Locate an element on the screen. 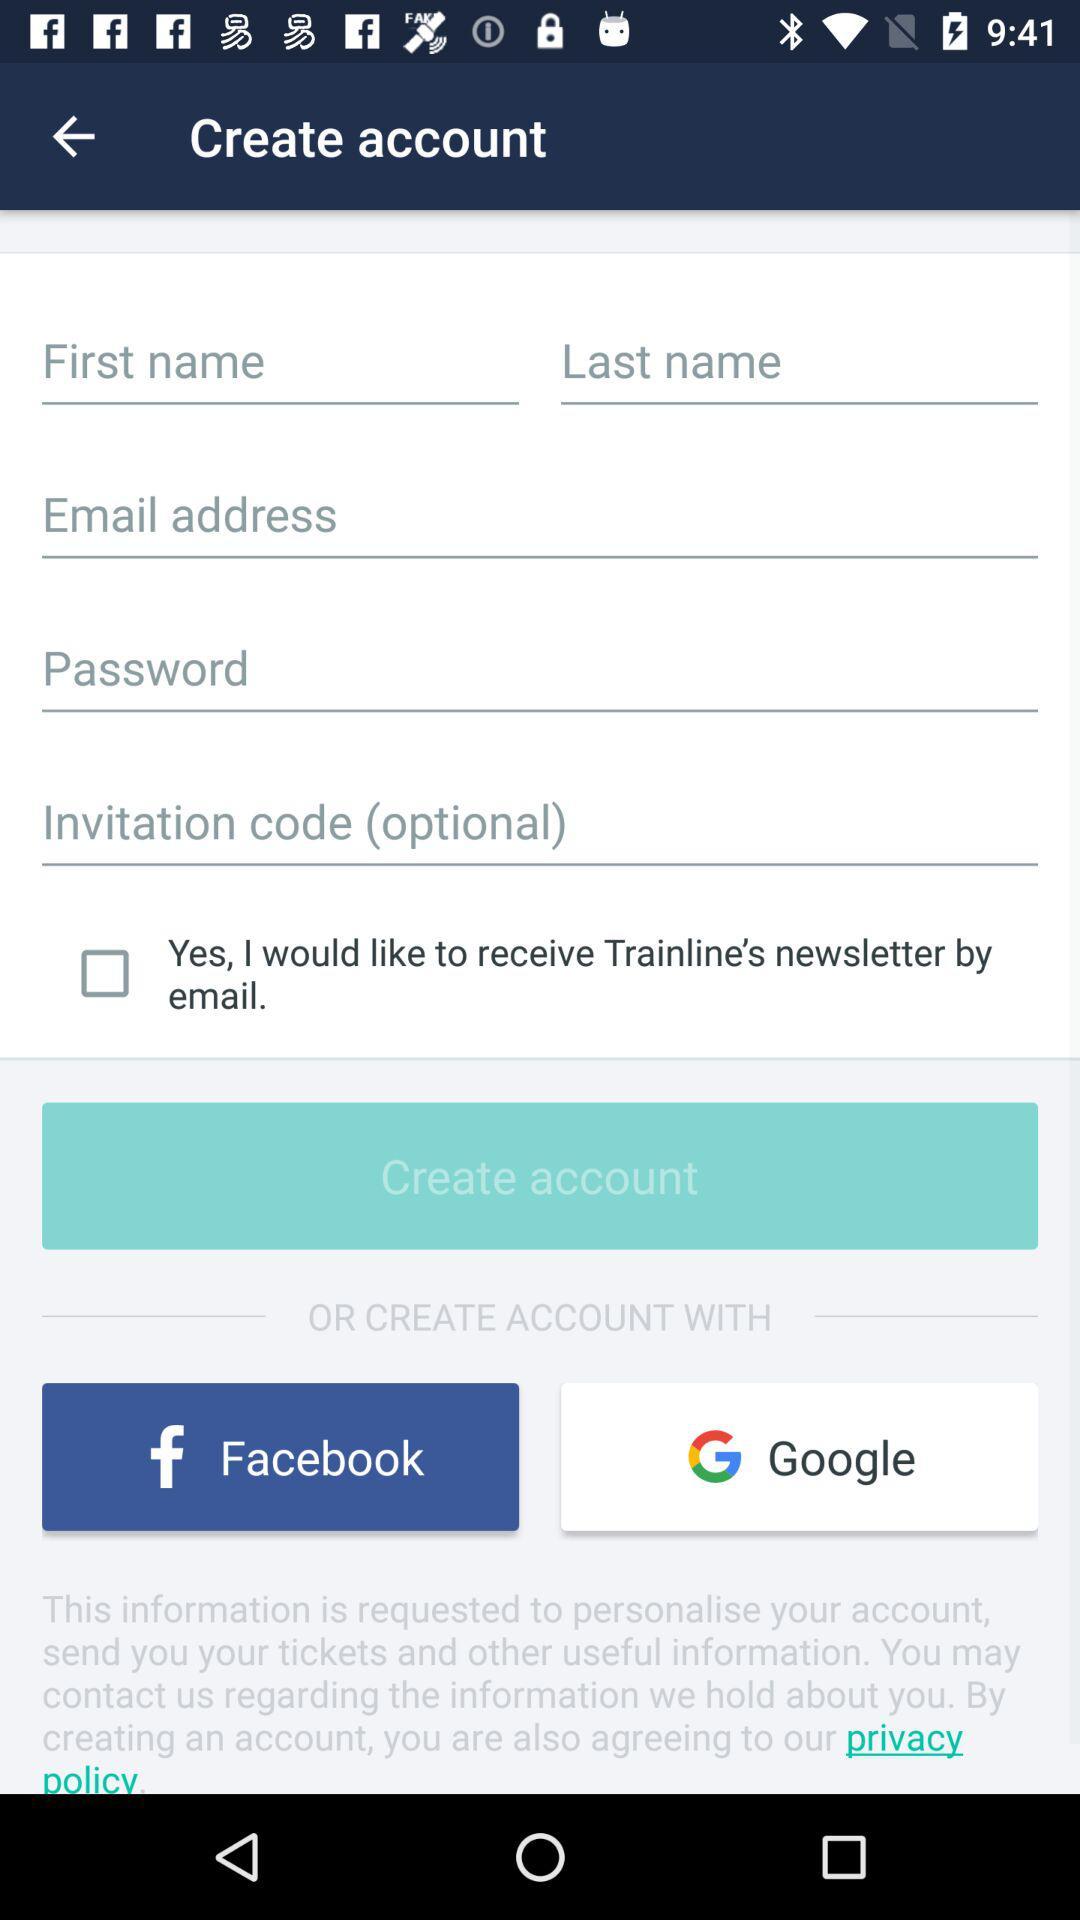  insert your first name is located at coordinates (280, 359).